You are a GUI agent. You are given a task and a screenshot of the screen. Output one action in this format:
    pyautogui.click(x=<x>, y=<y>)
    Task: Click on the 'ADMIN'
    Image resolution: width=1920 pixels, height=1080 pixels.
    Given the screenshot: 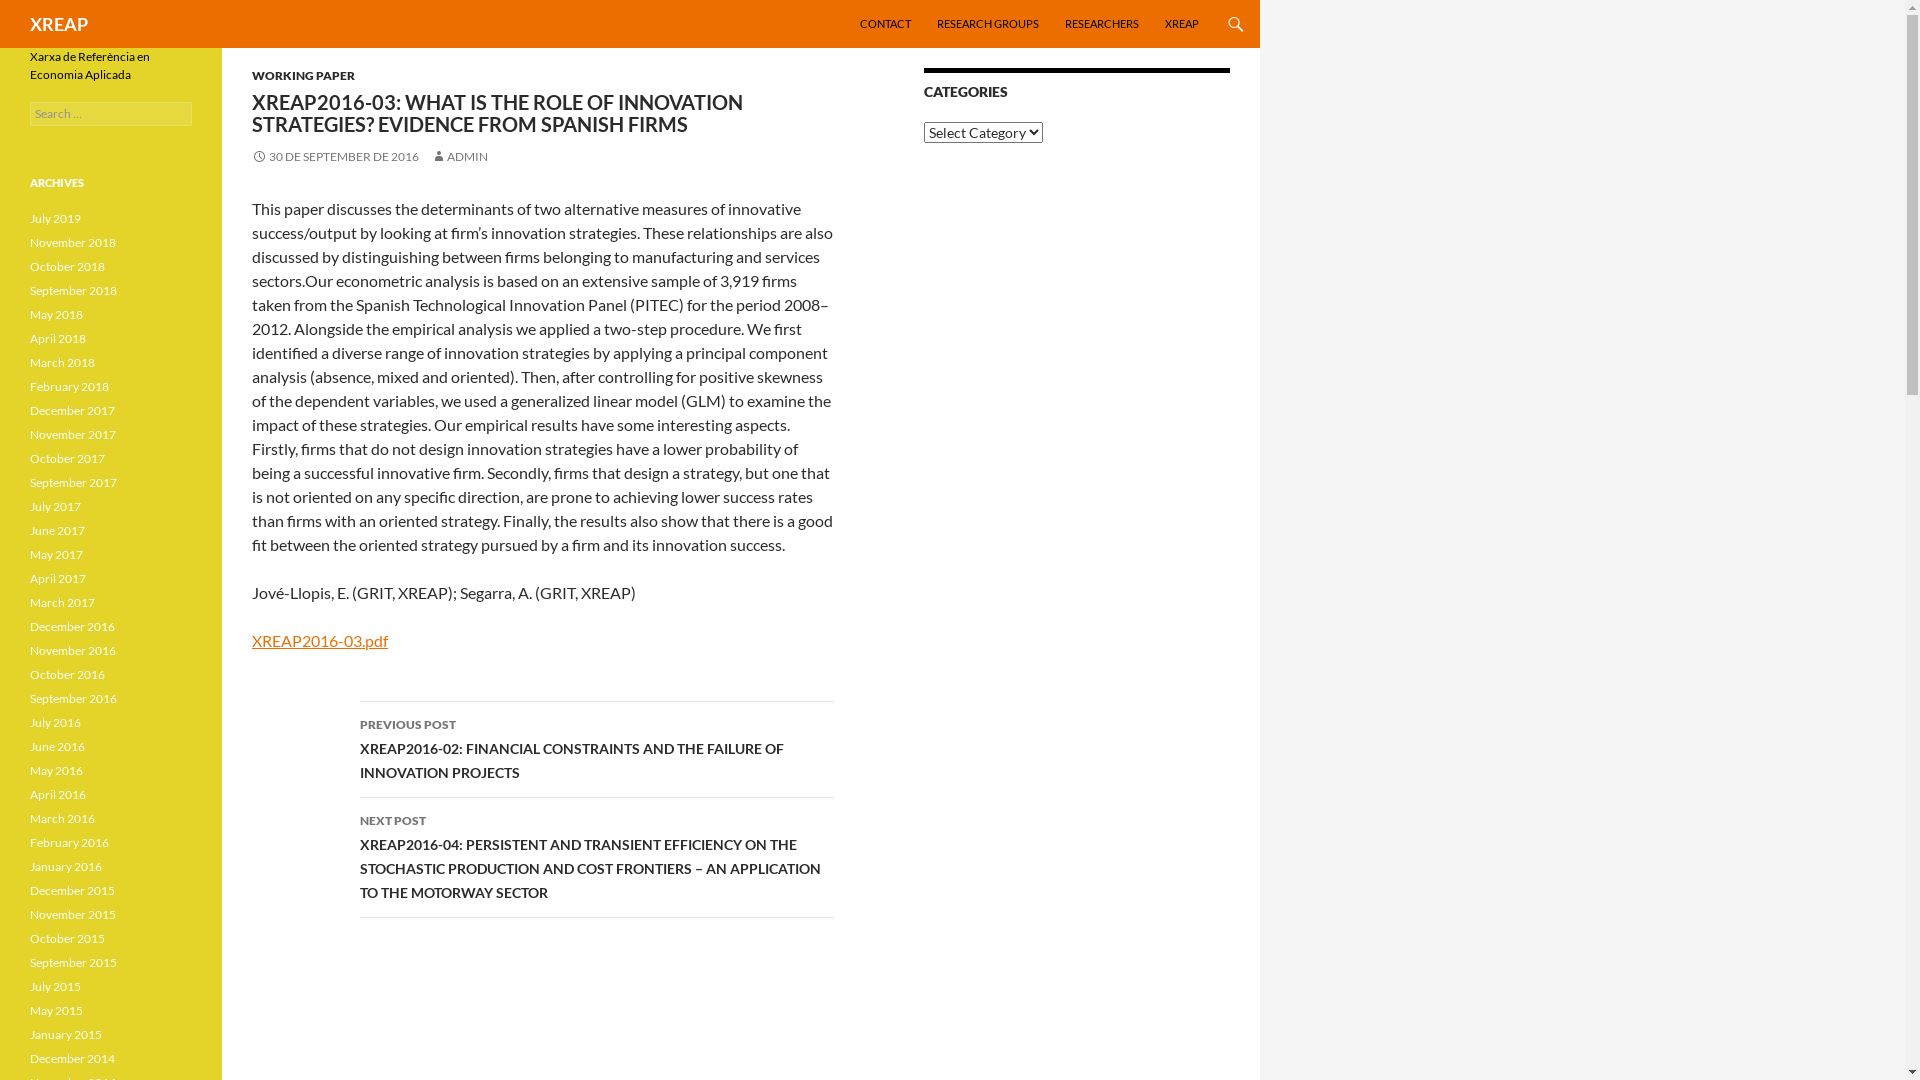 What is the action you would take?
    pyautogui.click(x=458, y=155)
    